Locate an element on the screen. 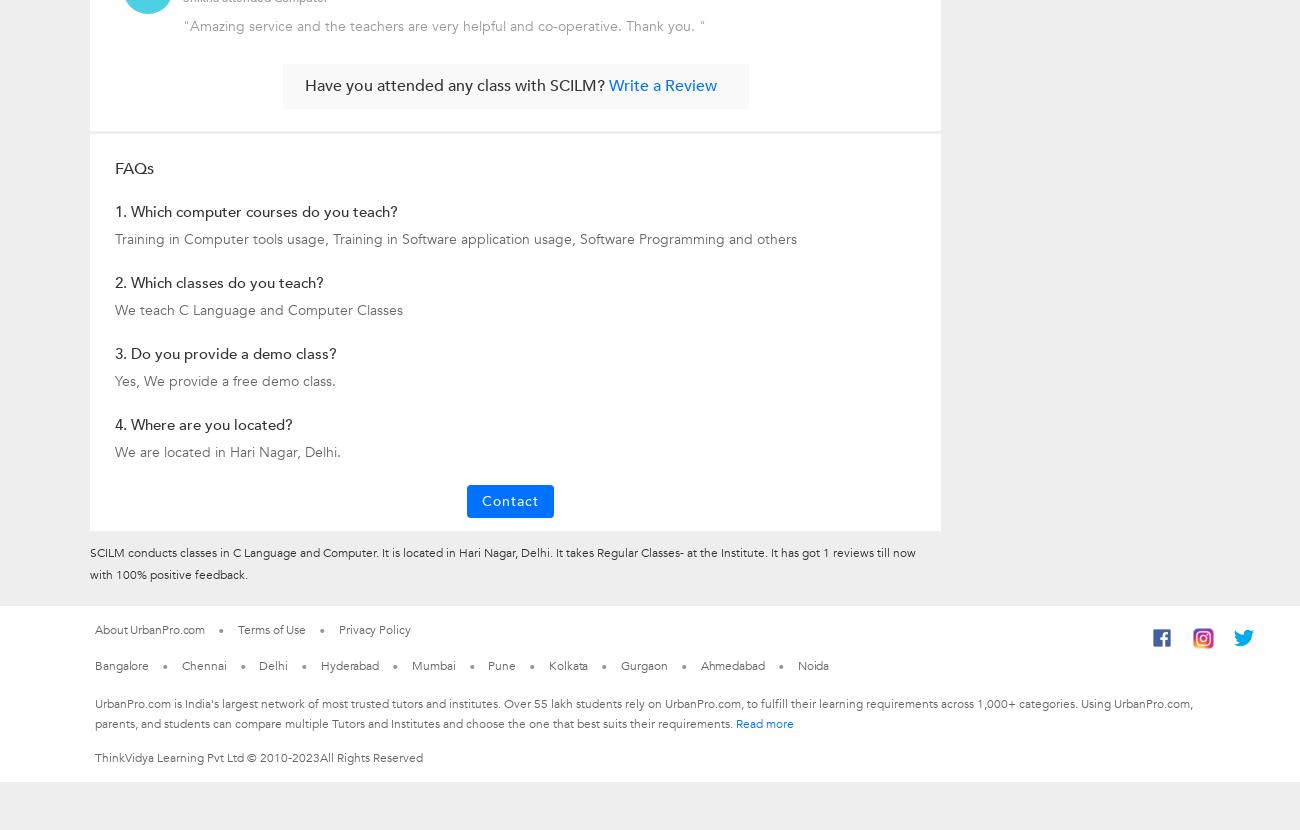 This screenshot has width=1300, height=830. 'Bangalore' is located at coordinates (120, 665).